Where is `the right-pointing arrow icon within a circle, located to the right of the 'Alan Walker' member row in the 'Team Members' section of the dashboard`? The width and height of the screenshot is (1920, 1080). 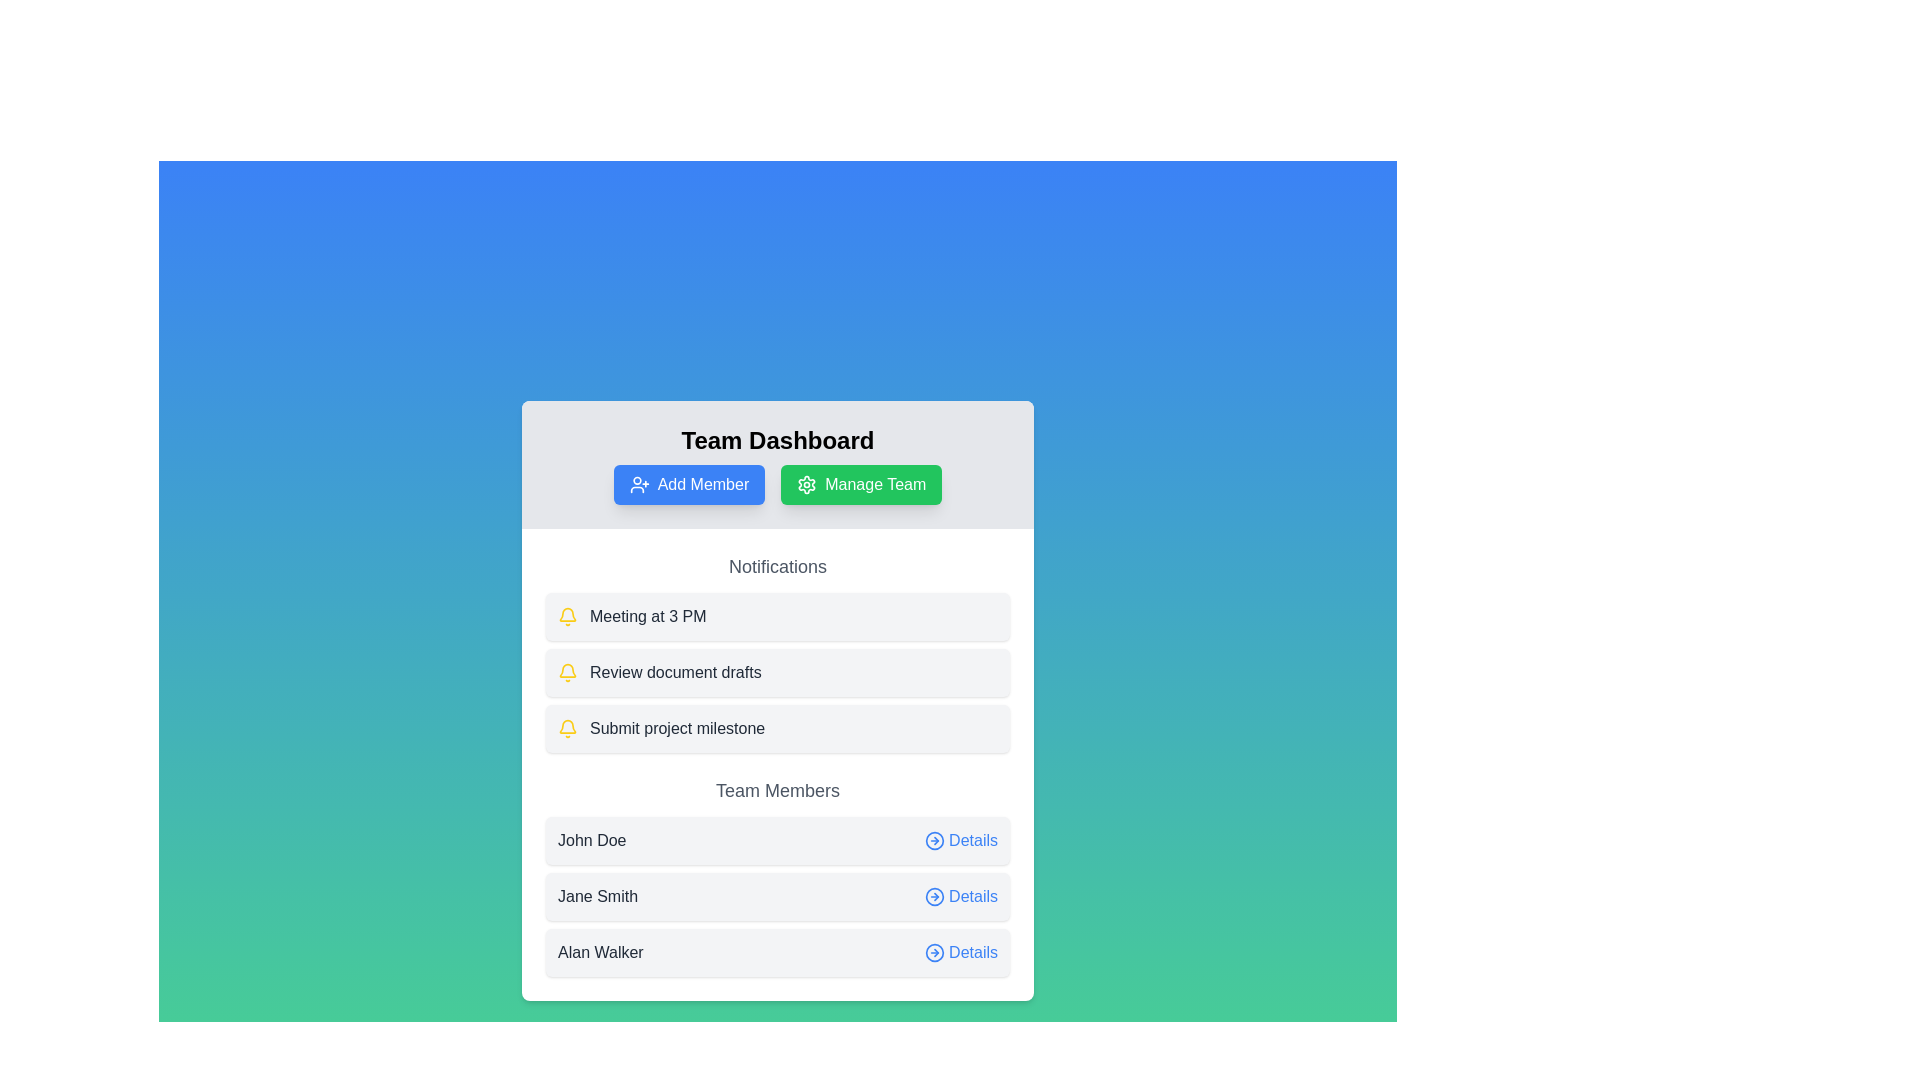
the right-pointing arrow icon within a circle, located to the right of the 'Alan Walker' member row in the 'Team Members' section of the dashboard is located at coordinates (934, 951).